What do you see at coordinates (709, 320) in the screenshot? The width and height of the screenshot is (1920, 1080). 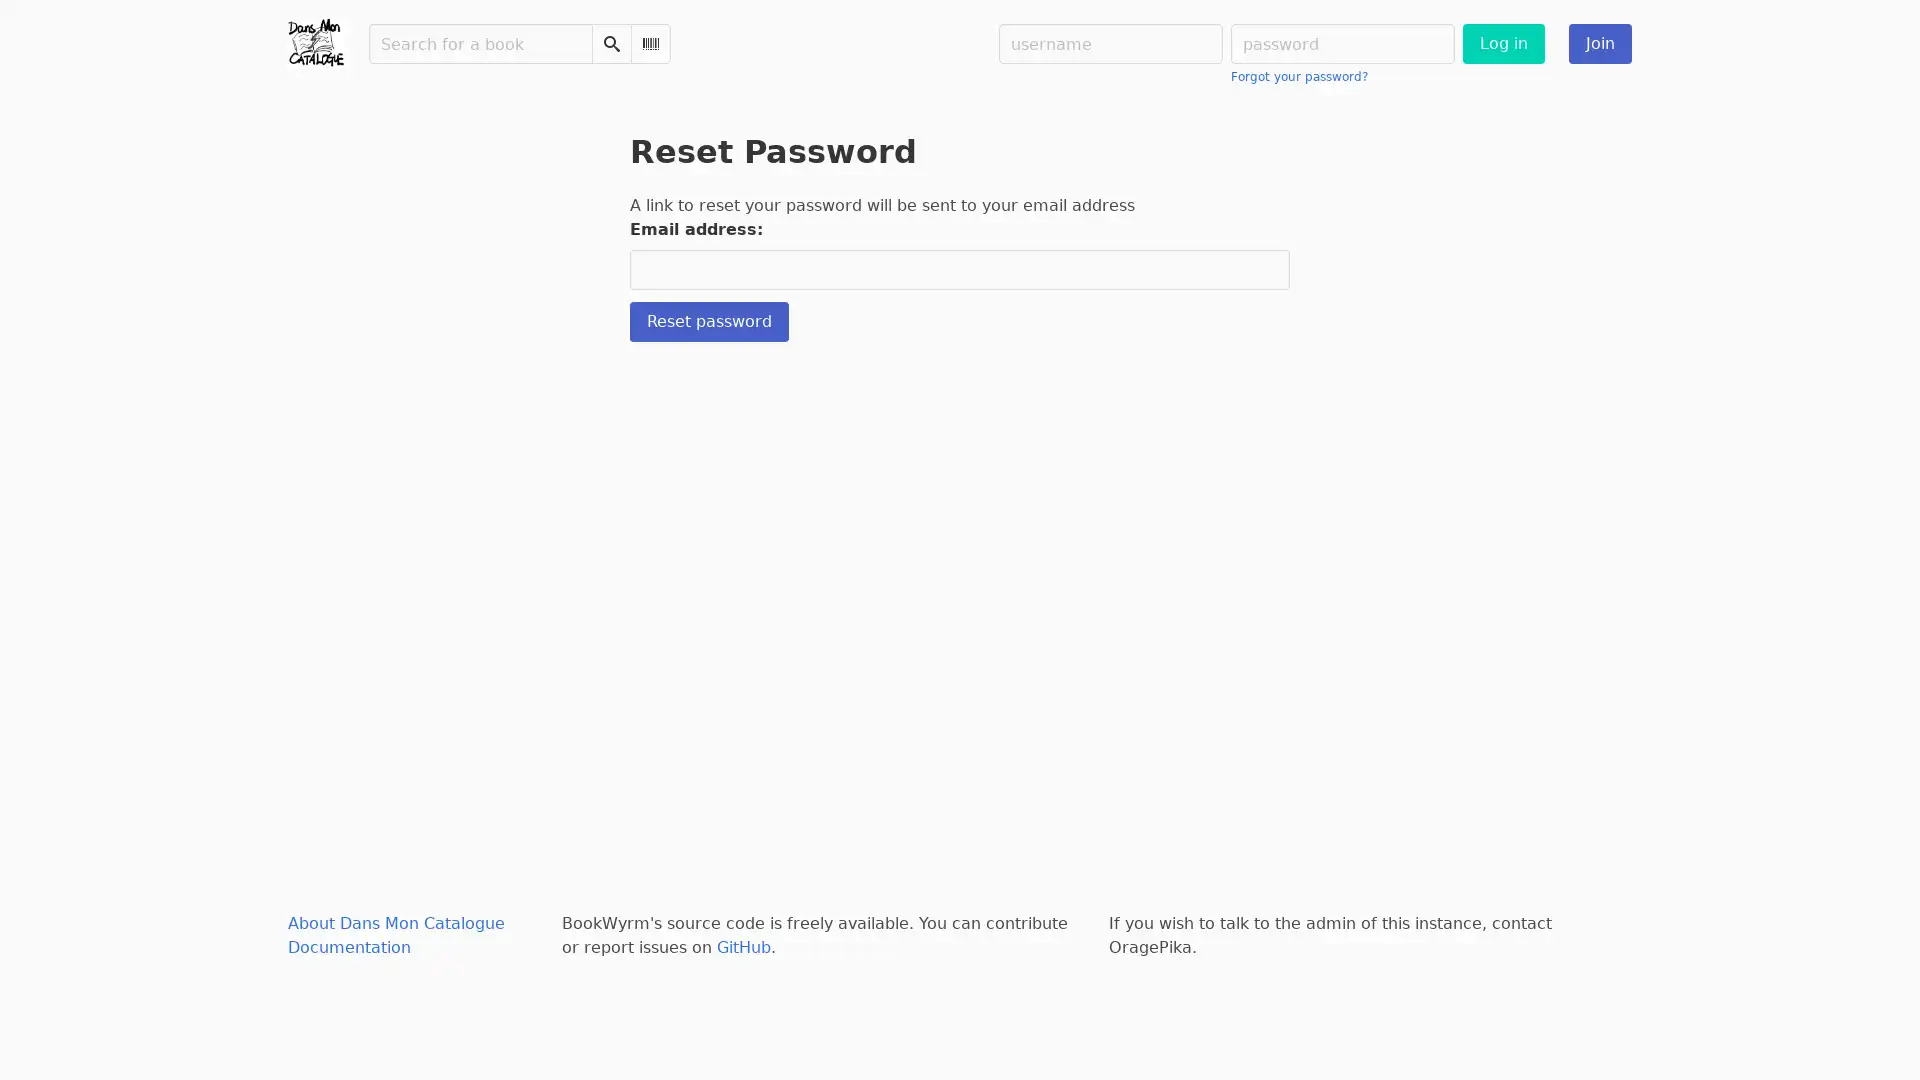 I see `Reset password` at bounding box center [709, 320].